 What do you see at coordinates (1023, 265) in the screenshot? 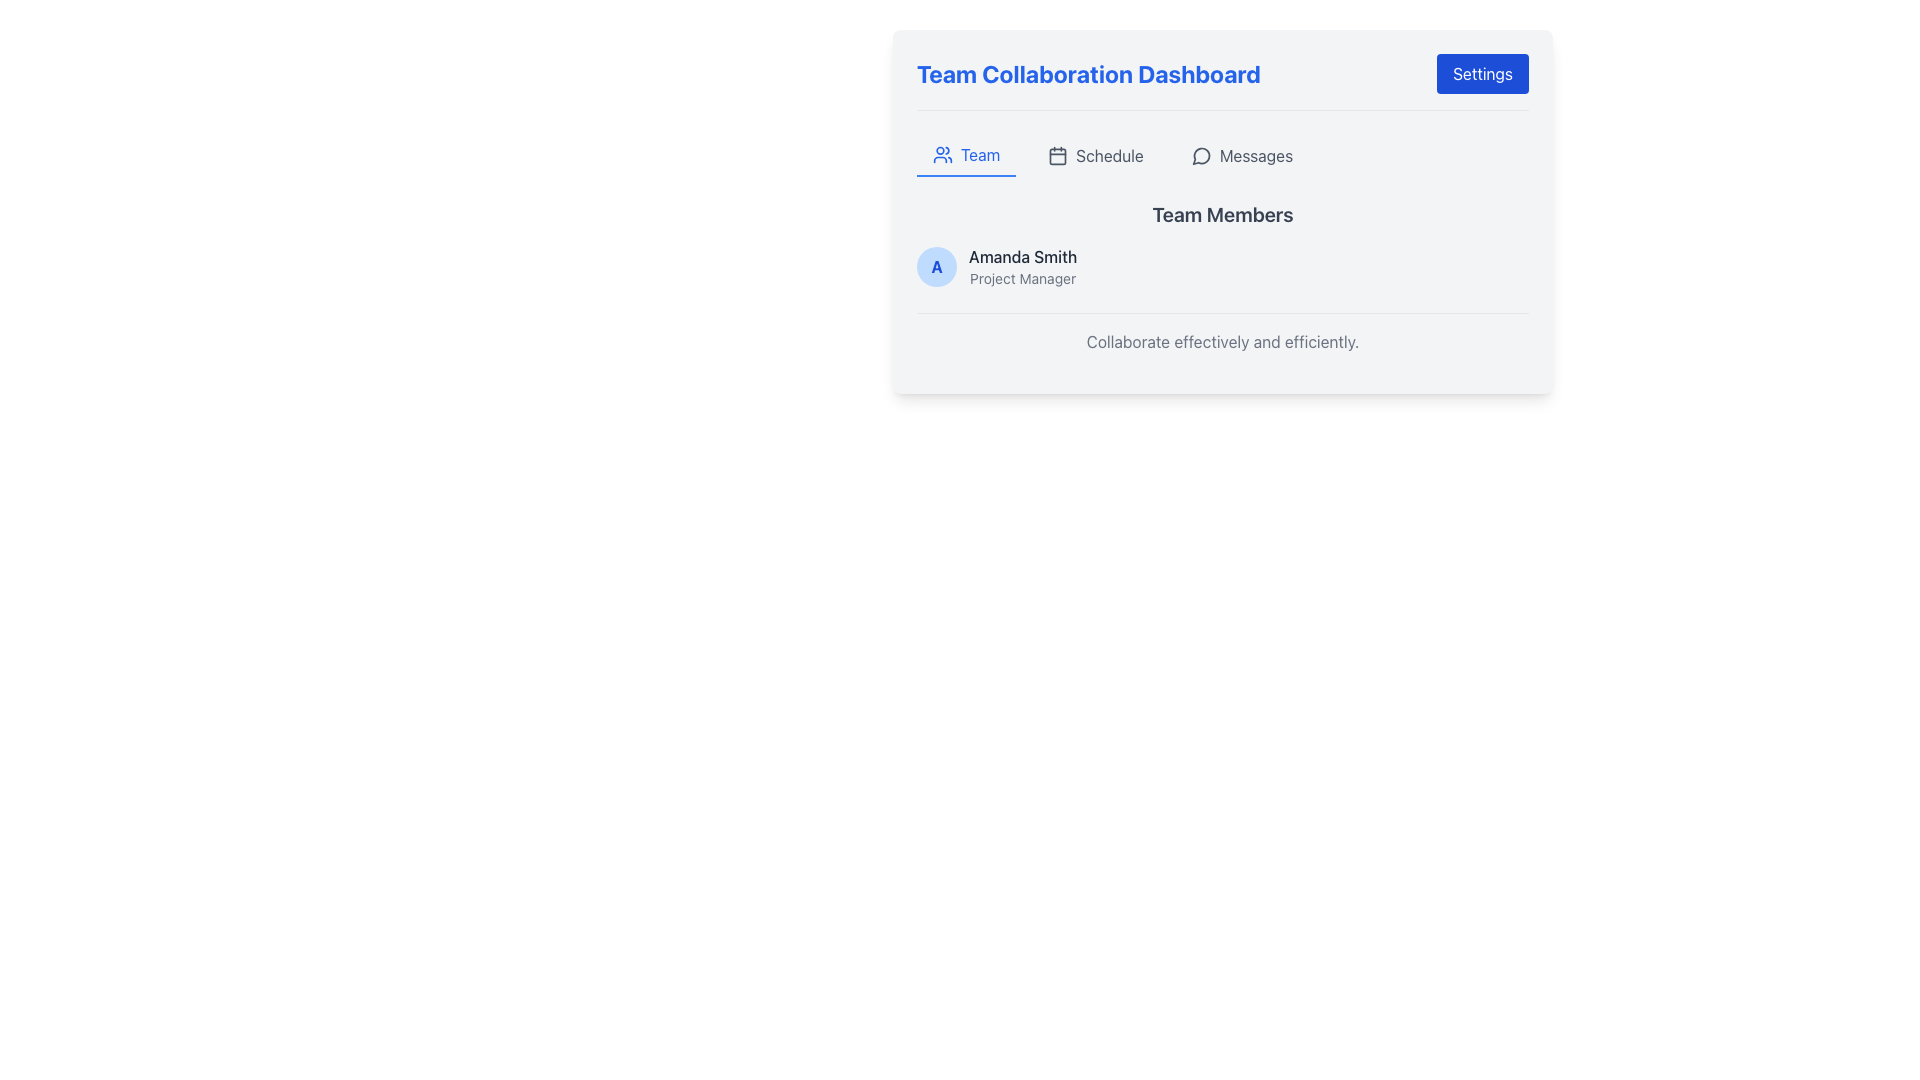
I see `the text component displaying the information about the first team member, who has the letter 'A' in their circular avatar` at bounding box center [1023, 265].